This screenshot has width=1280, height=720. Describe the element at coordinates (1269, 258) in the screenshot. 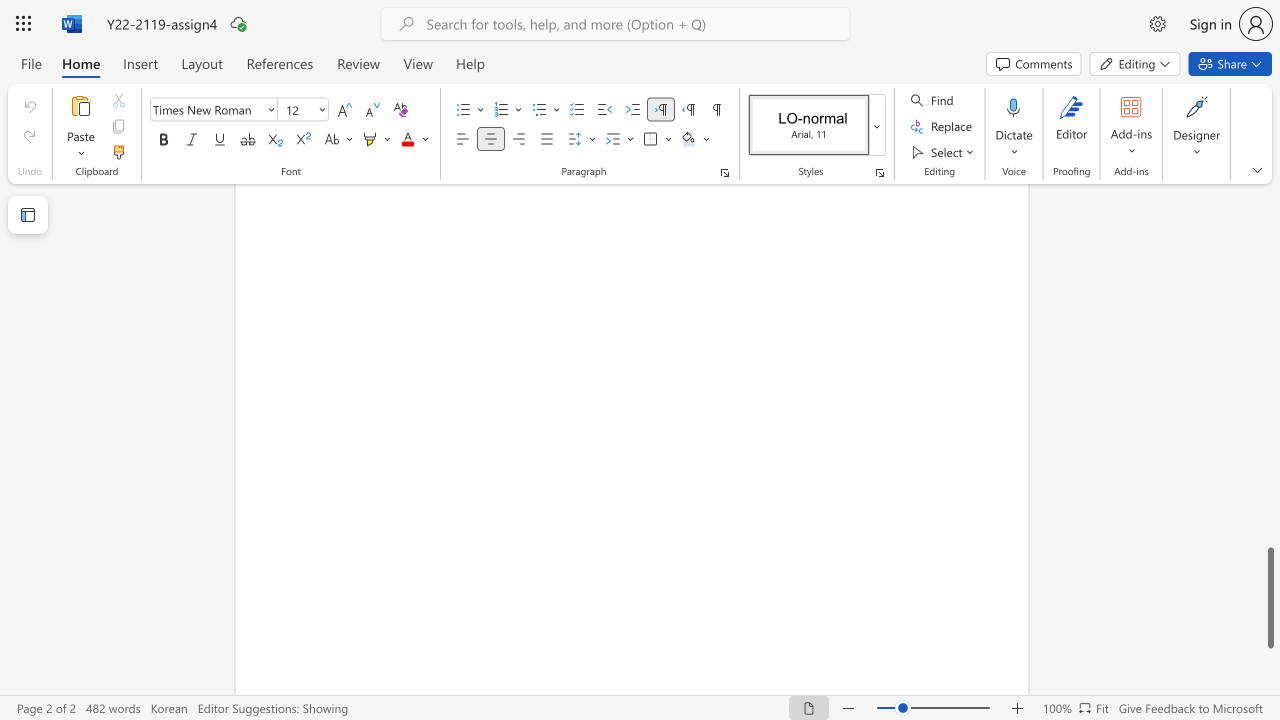

I see `the scrollbar on the right side to scroll the page up` at that location.